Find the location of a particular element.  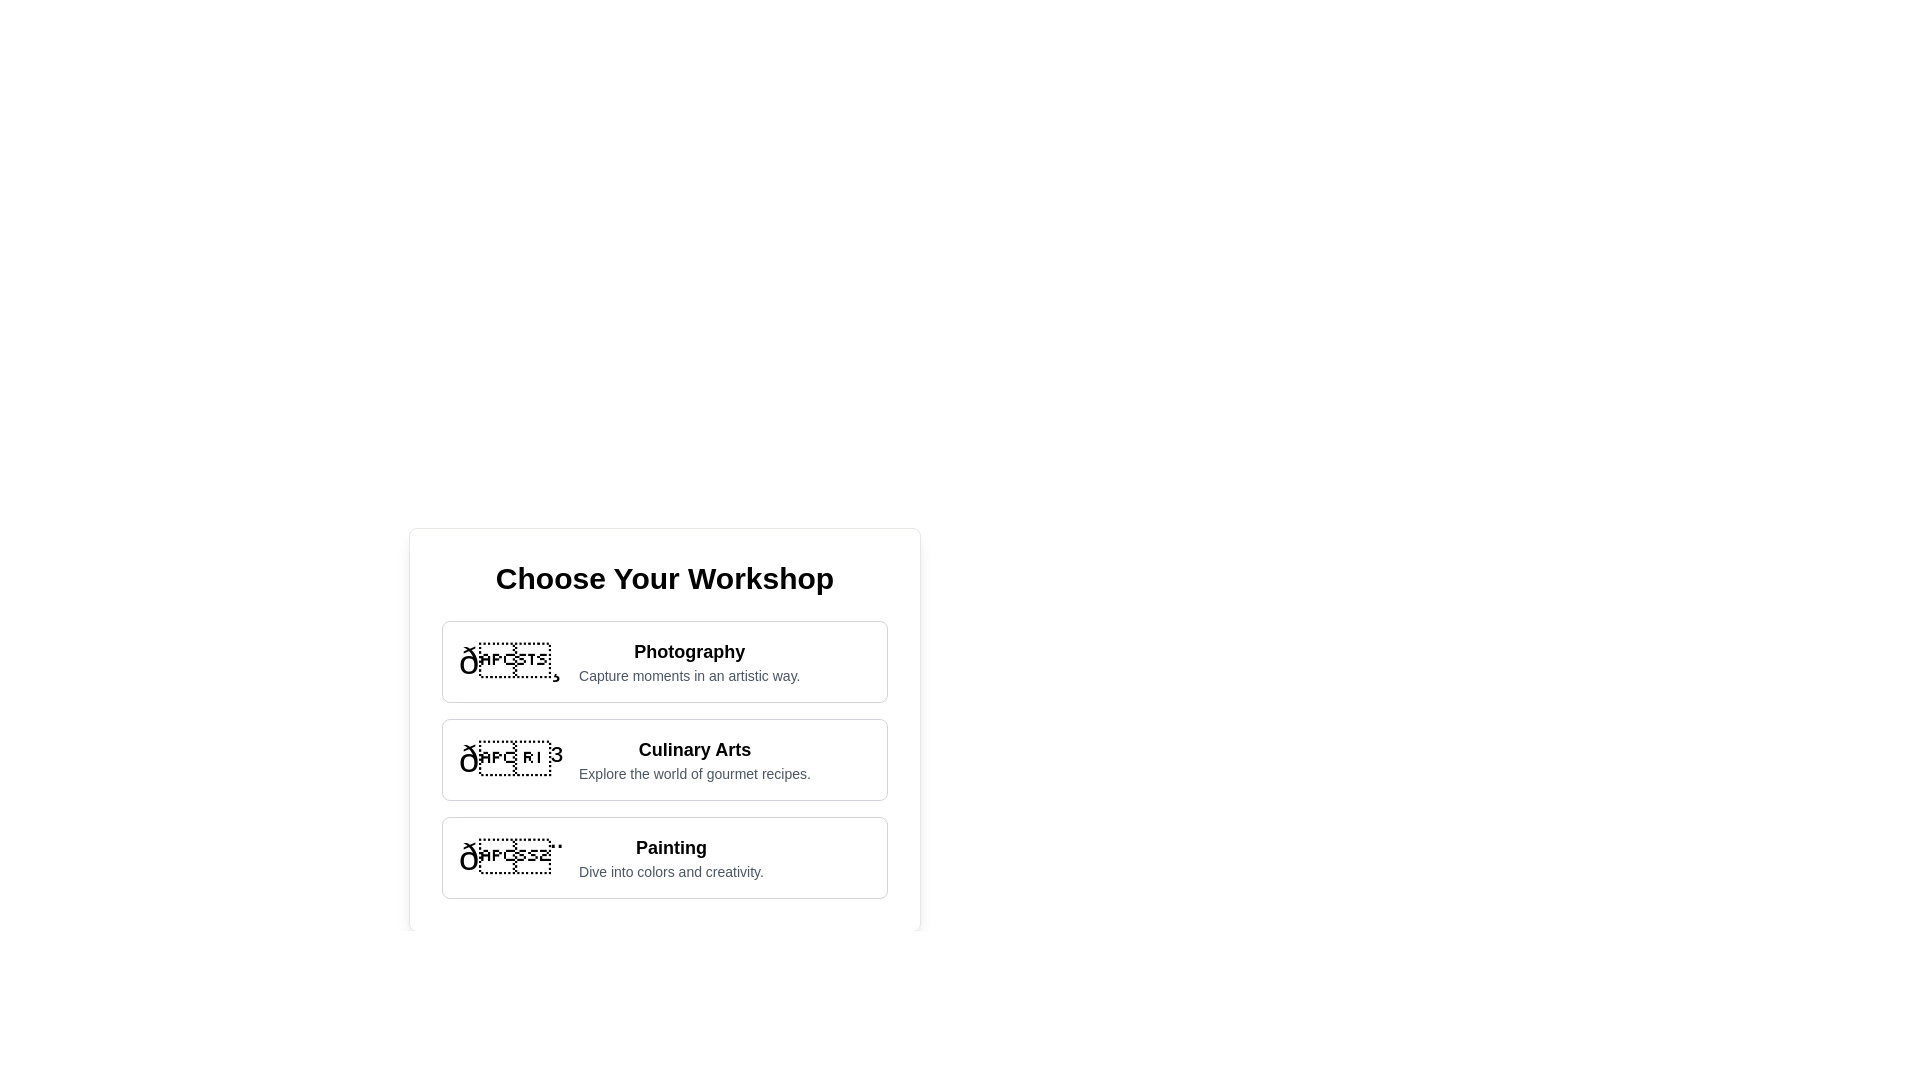

the first Selection Card in the vertical list, which features a photography emoji and the title 'Photography' is located at coordinates (665, 662).